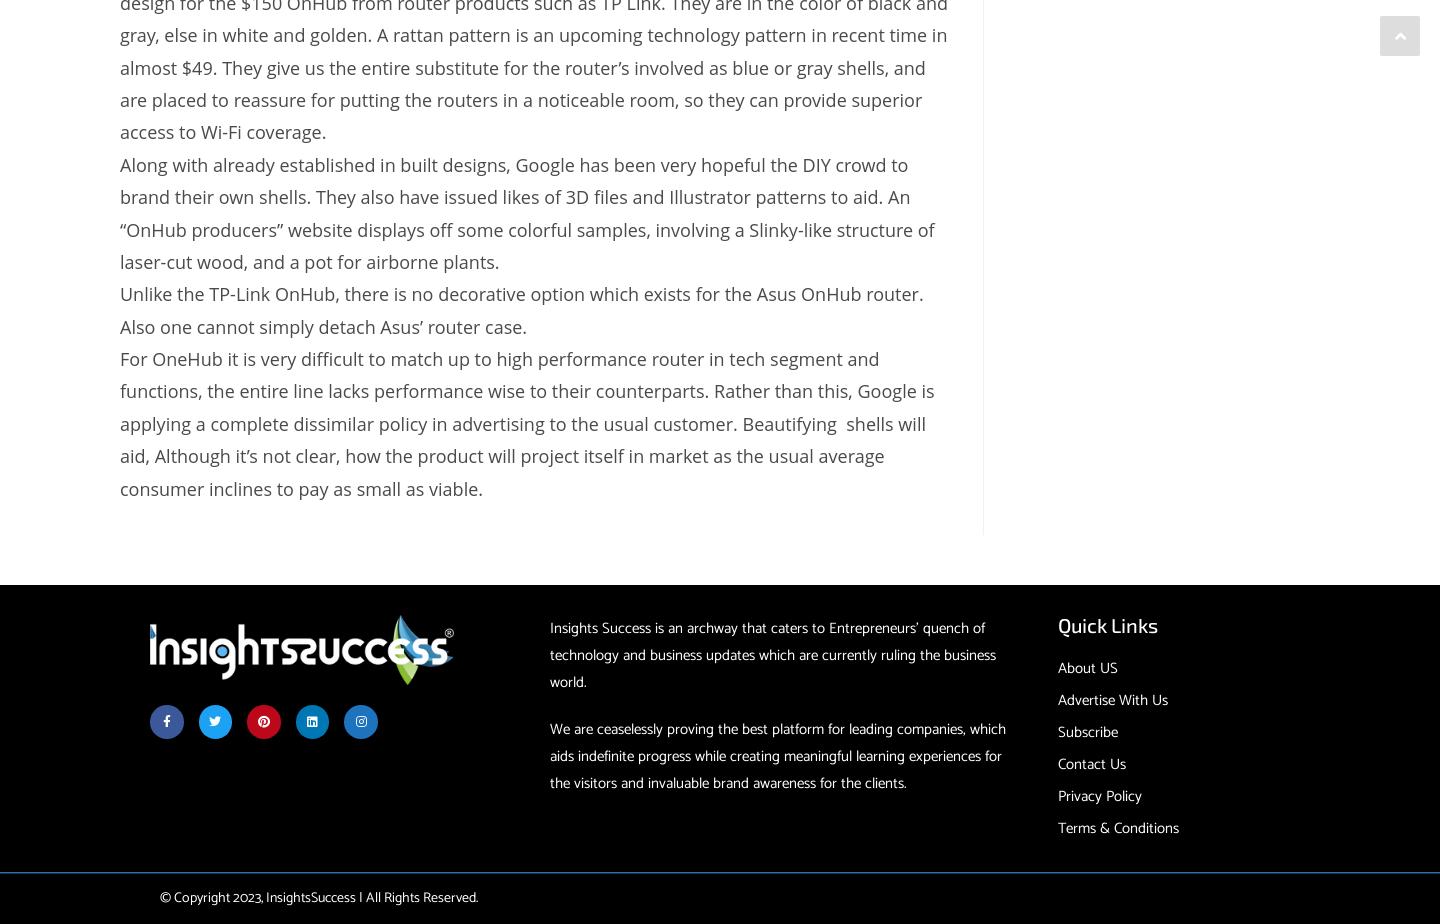 This screenshot has height=924, width=1440. I want to click on 'Advertise With Us', so click(1111, 700).